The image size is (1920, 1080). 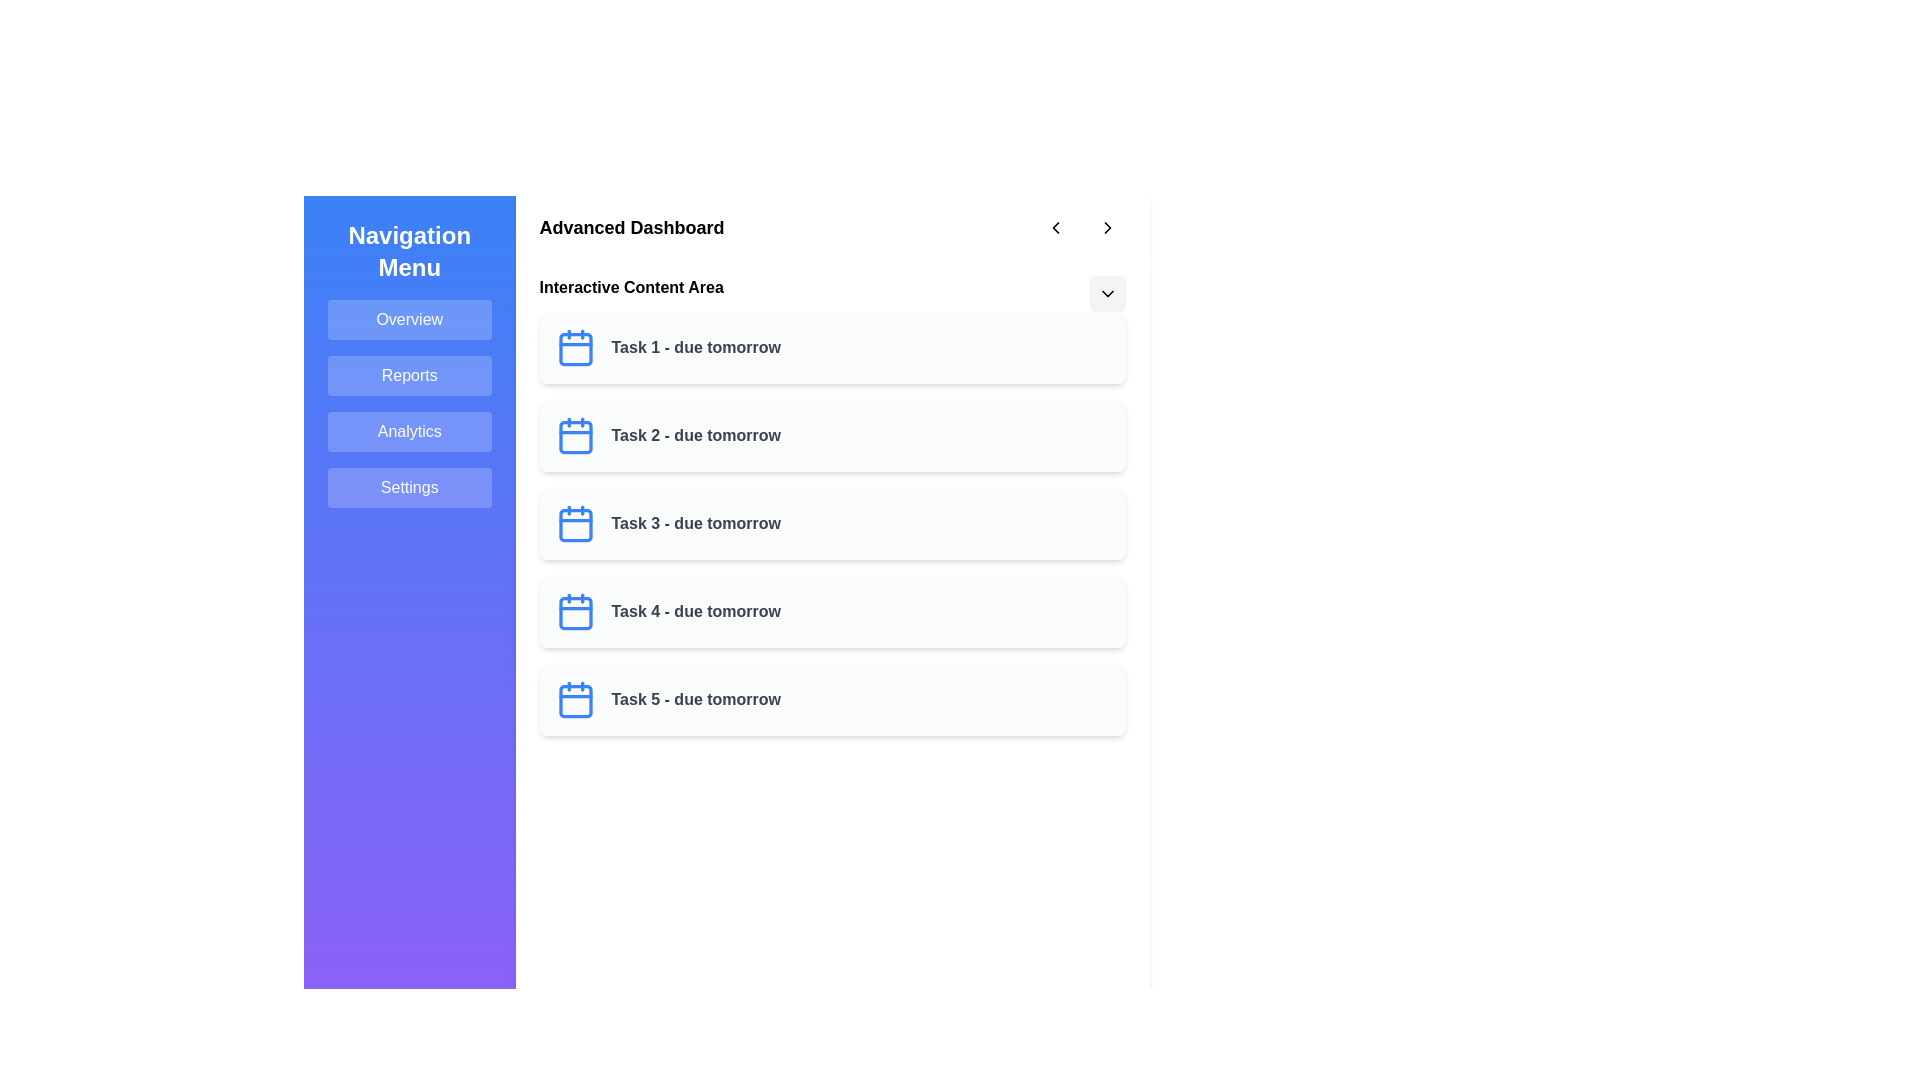 What do you see at coordinates (574, 434) in the screenshot?
I see `the calendar icon located in the second task block labeled 'Task 2 - due tomorrow', which visually indicates a date-related aspect for the associated task` at bounding box center [574, 434].